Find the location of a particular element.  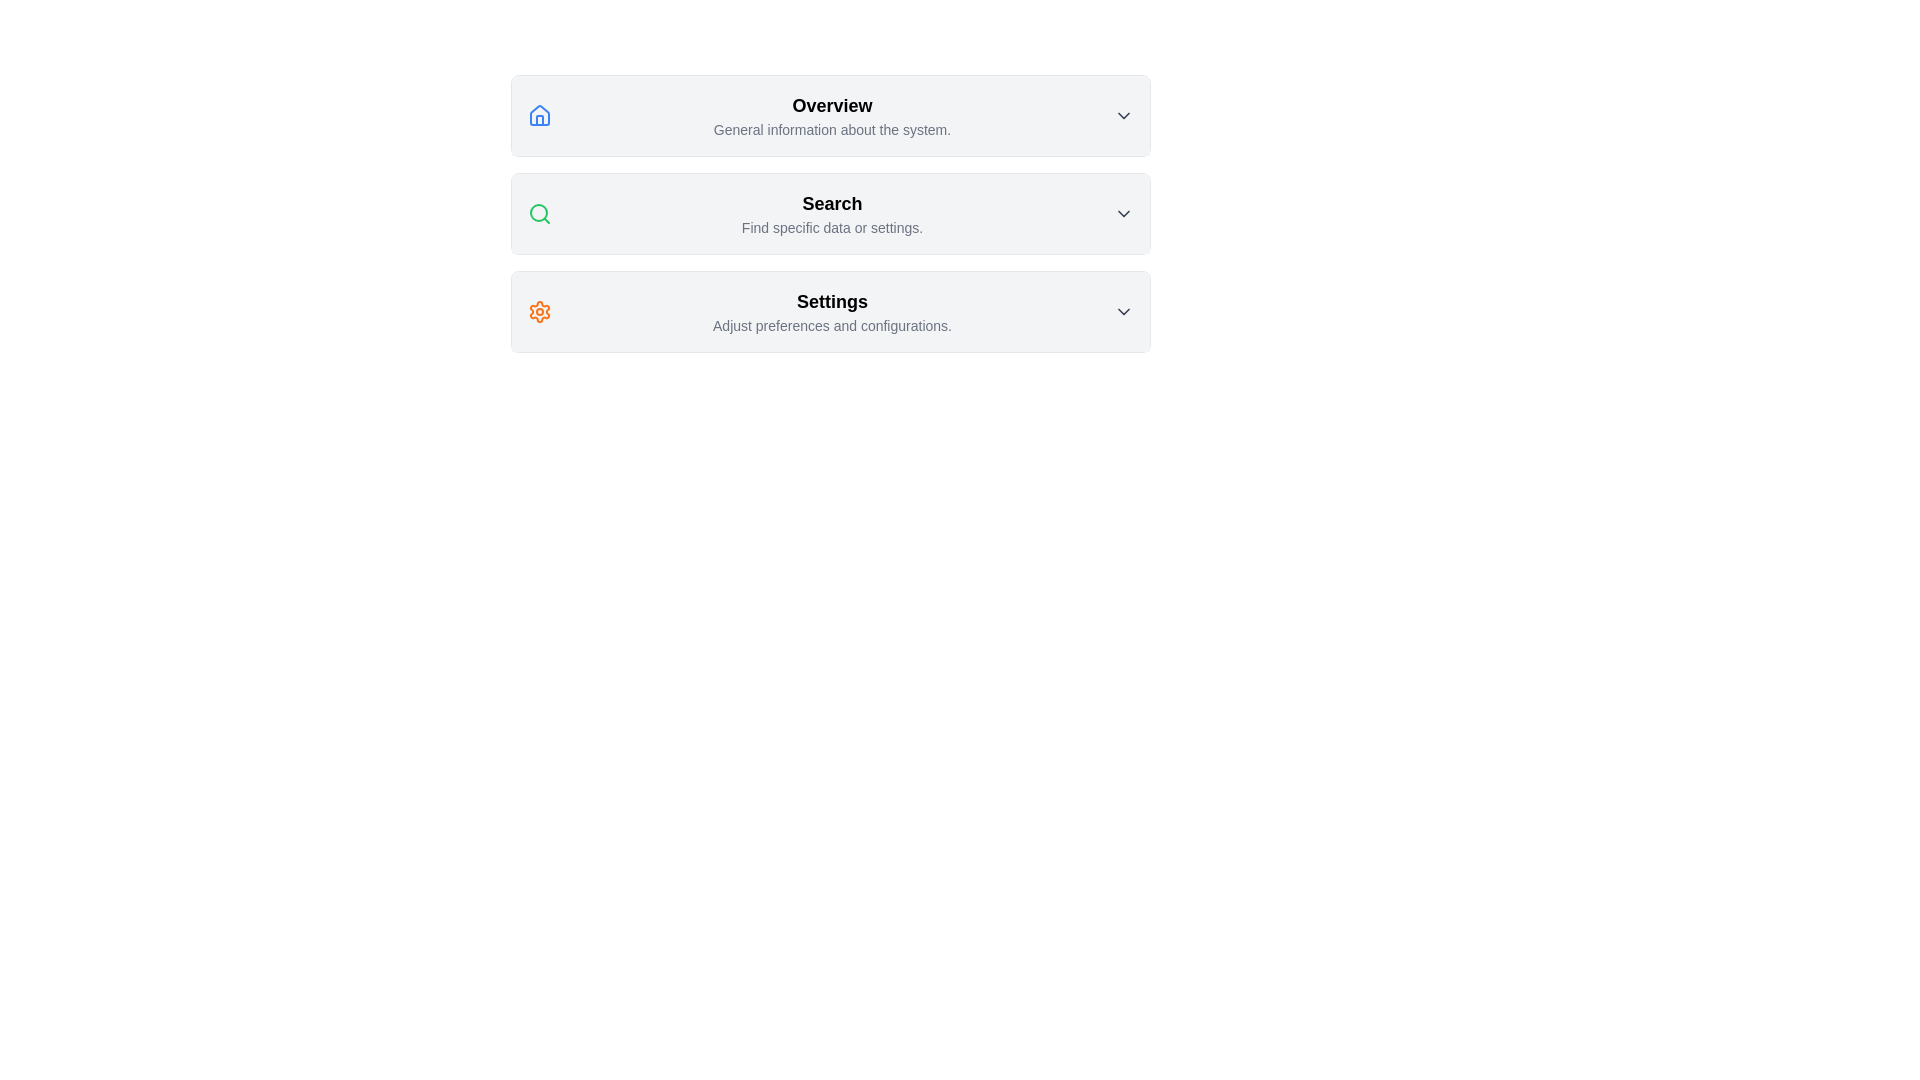

the text description element that contains 'Find specific data or settings.' located directly below the 'Search' heading is located at coordinates (832, 226).